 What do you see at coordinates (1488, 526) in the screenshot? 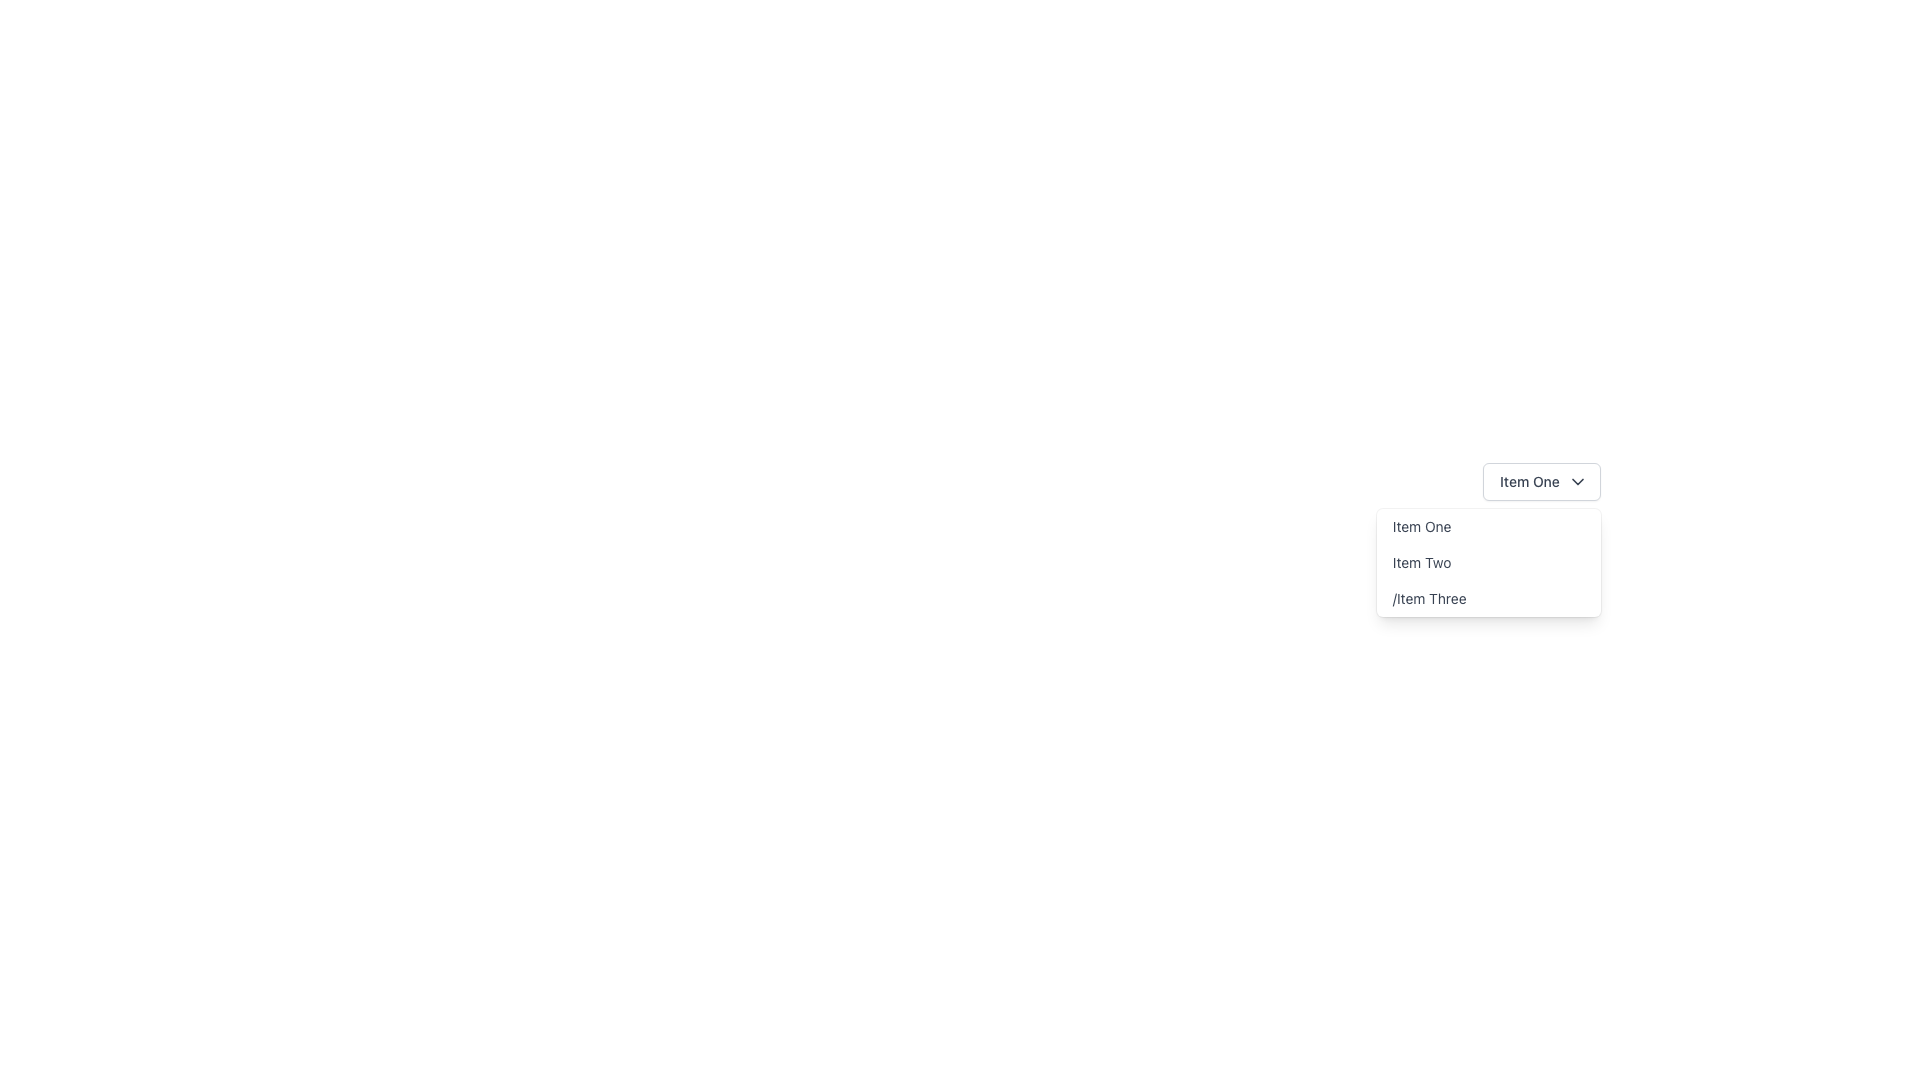
I see `the first item 'Item One' in the dropdown menu` at bounding box center [1488, 526].